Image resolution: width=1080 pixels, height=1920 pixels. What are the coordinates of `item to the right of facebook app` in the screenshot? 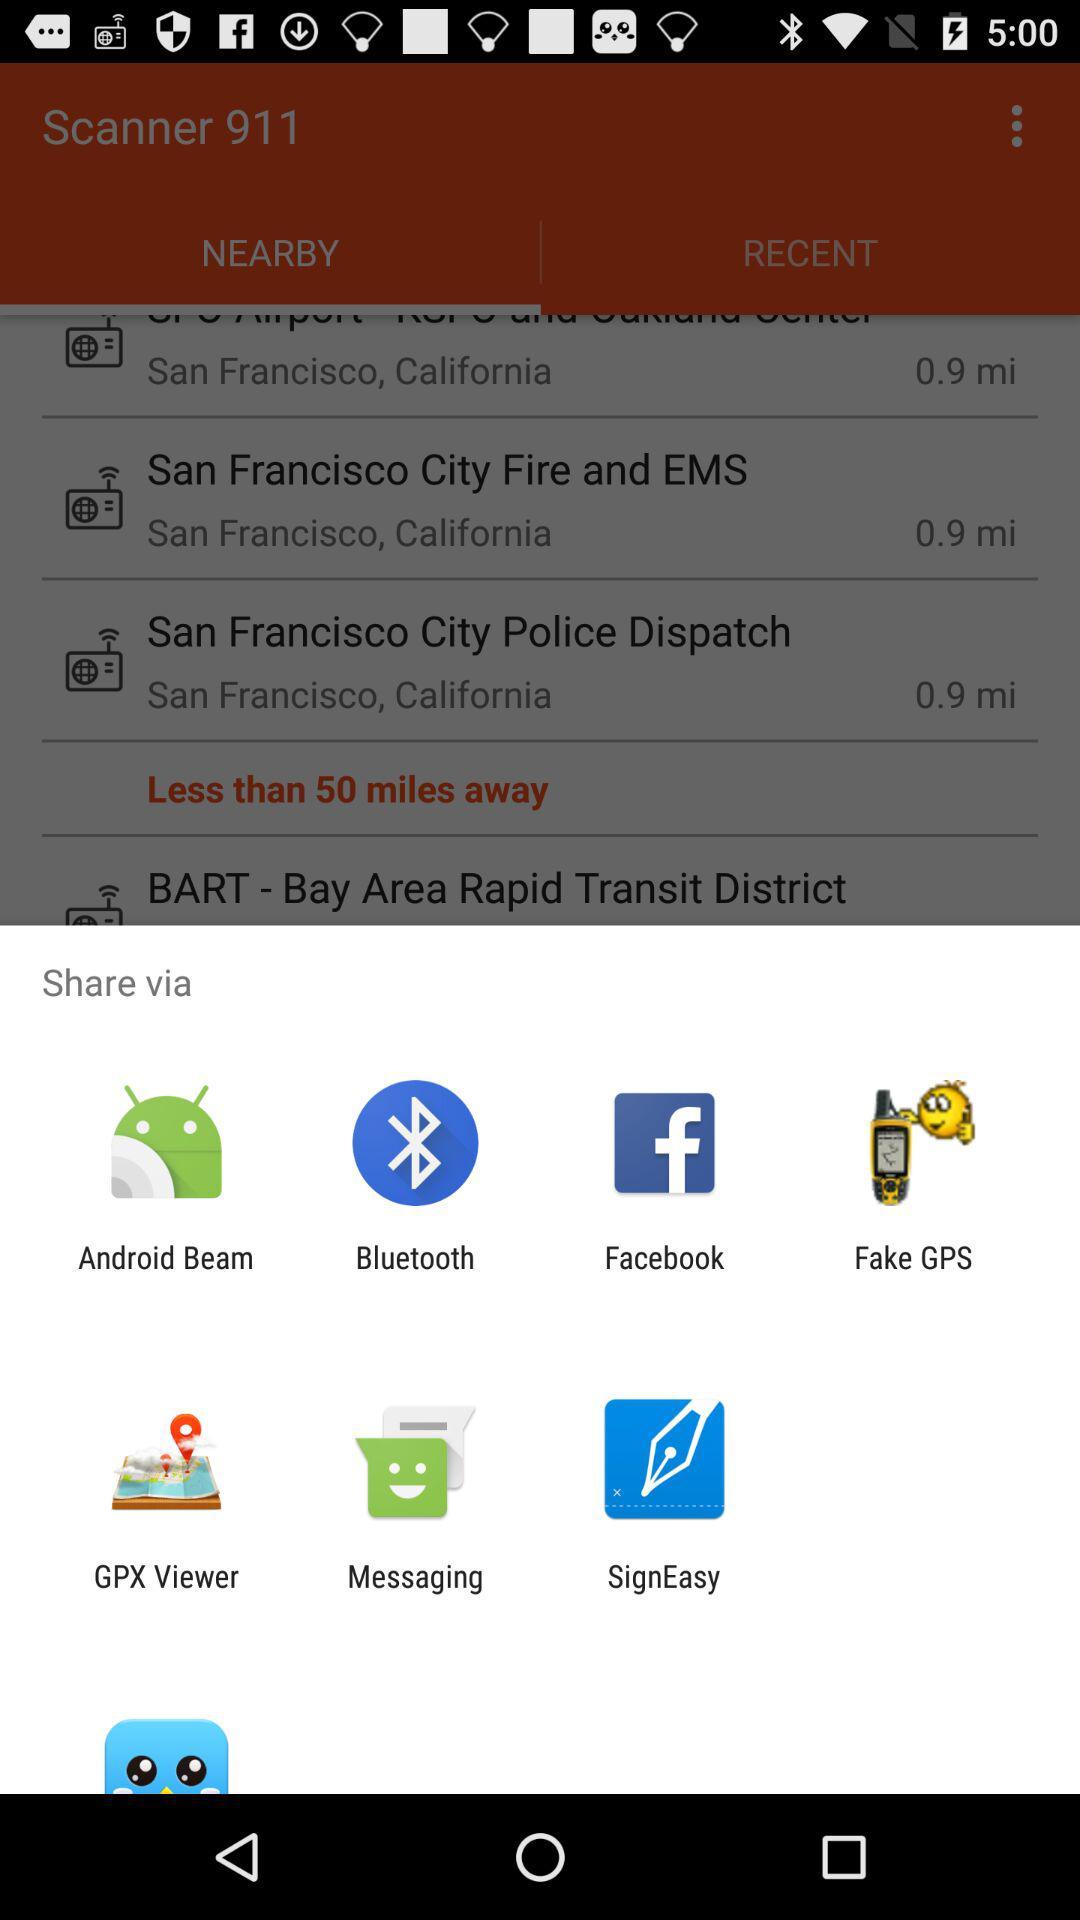 It's located at (913, 1274).